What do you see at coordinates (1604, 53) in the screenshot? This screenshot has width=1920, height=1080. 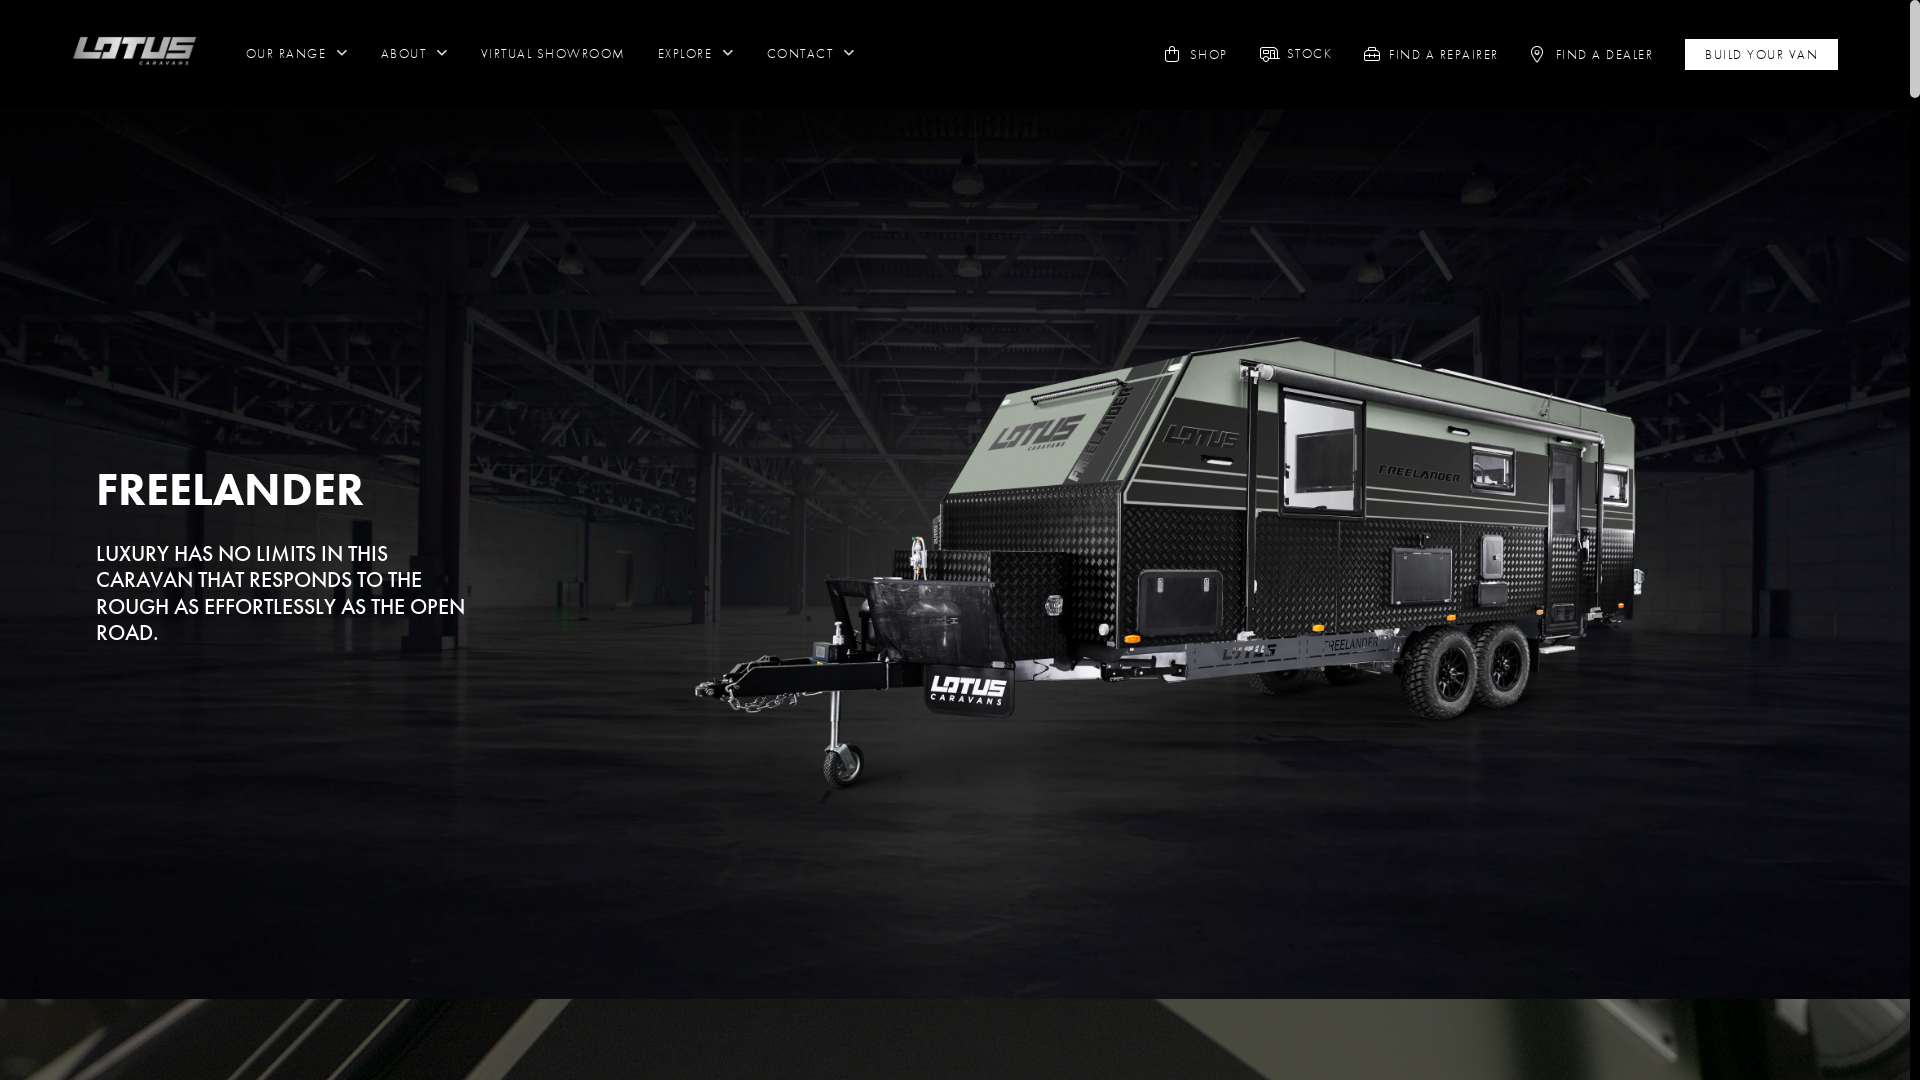 I see `'FIND A DEALER'` at bounding box center [1604, 53].